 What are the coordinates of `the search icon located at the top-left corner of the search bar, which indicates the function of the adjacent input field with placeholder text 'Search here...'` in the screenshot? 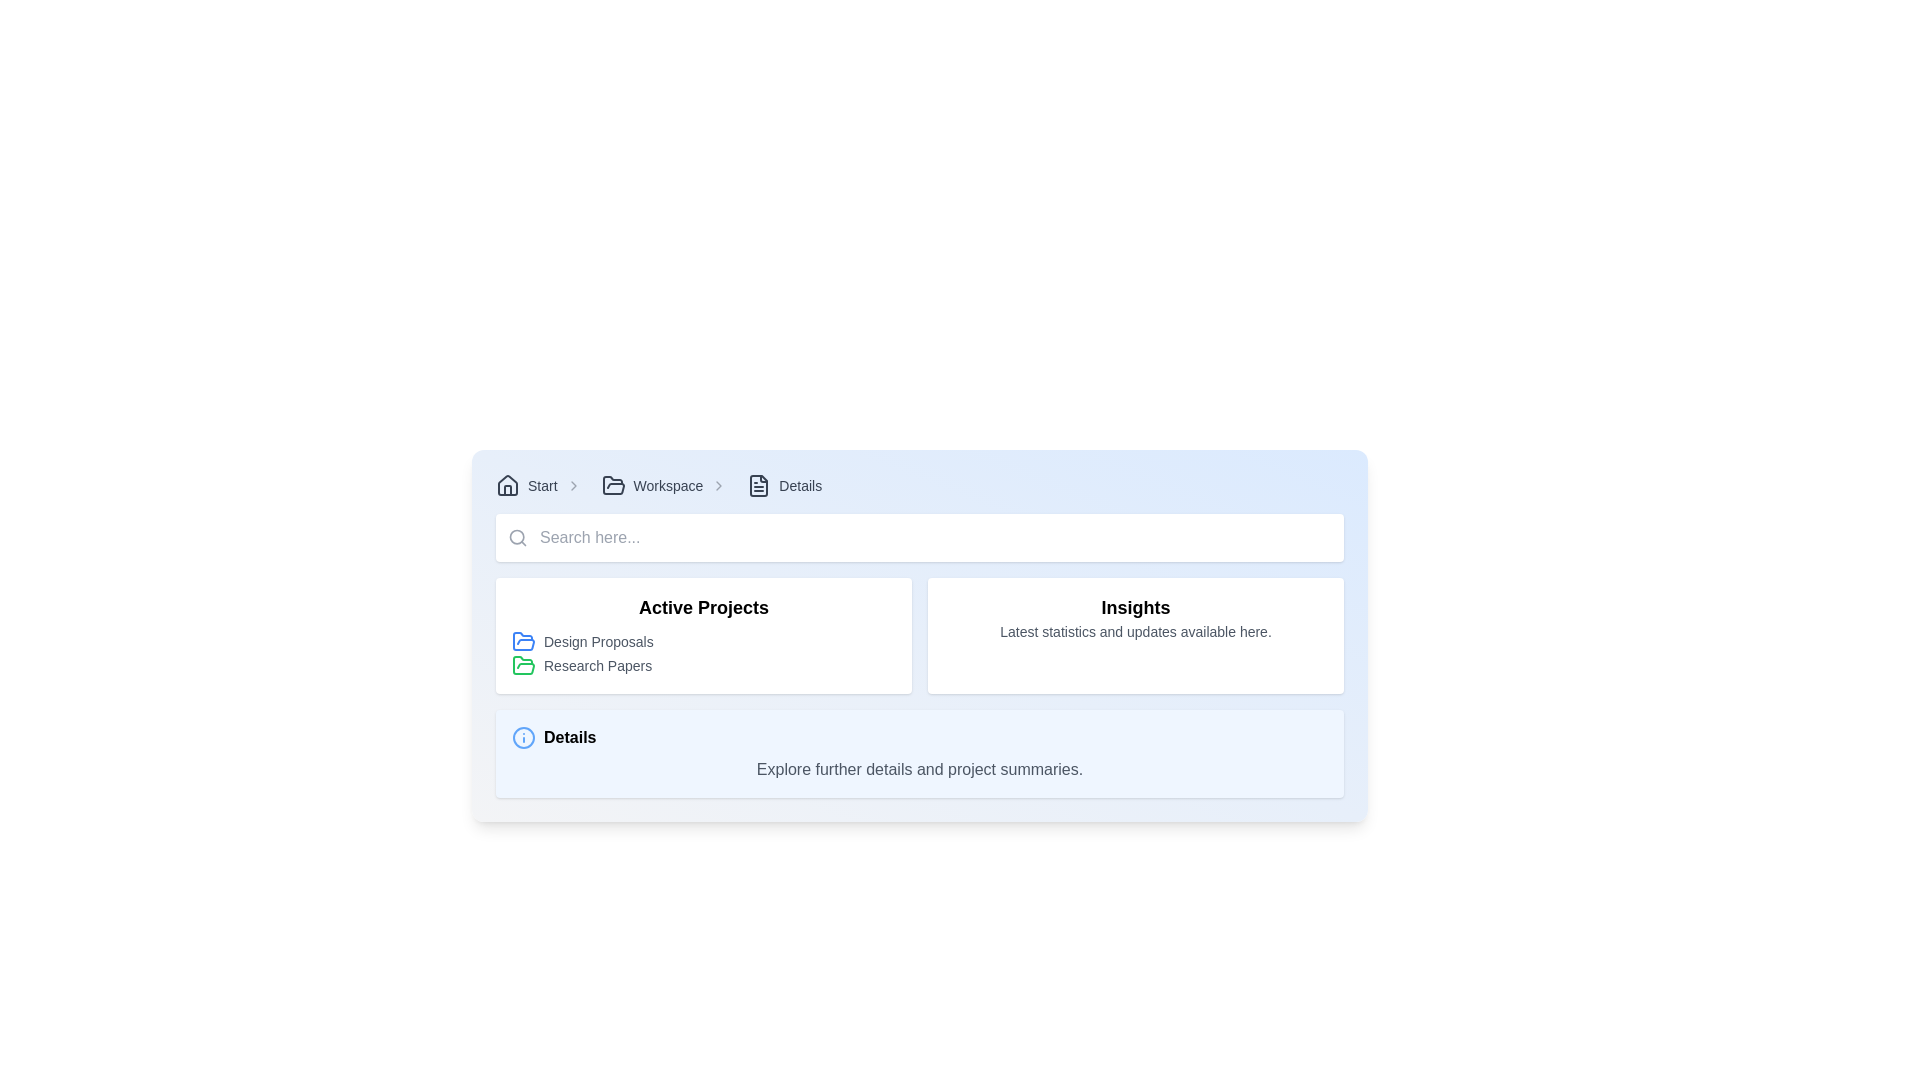 It's located at (518, 536).